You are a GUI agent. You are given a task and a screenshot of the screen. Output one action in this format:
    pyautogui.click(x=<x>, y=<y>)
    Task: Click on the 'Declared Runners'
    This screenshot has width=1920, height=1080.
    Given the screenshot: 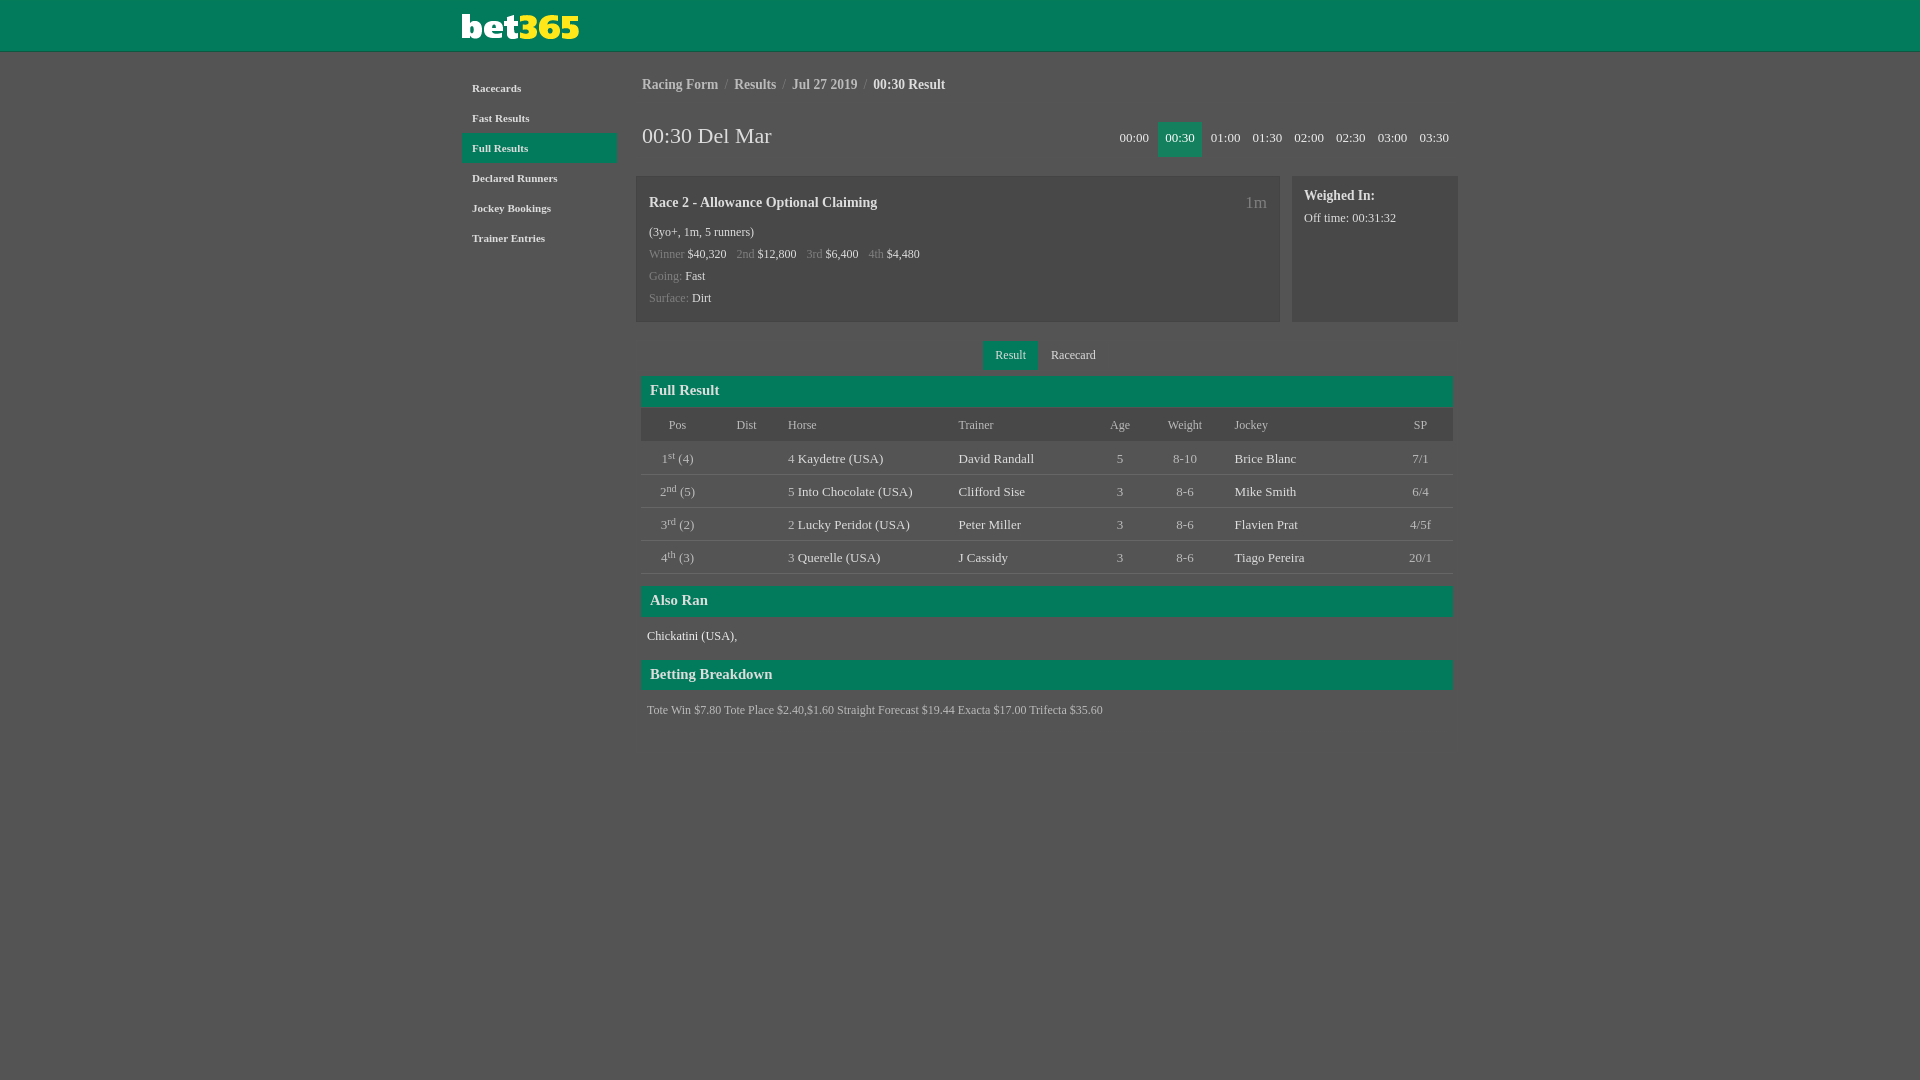 What is the action you would take?
    pyautogui.click(x=539, y=176)
    